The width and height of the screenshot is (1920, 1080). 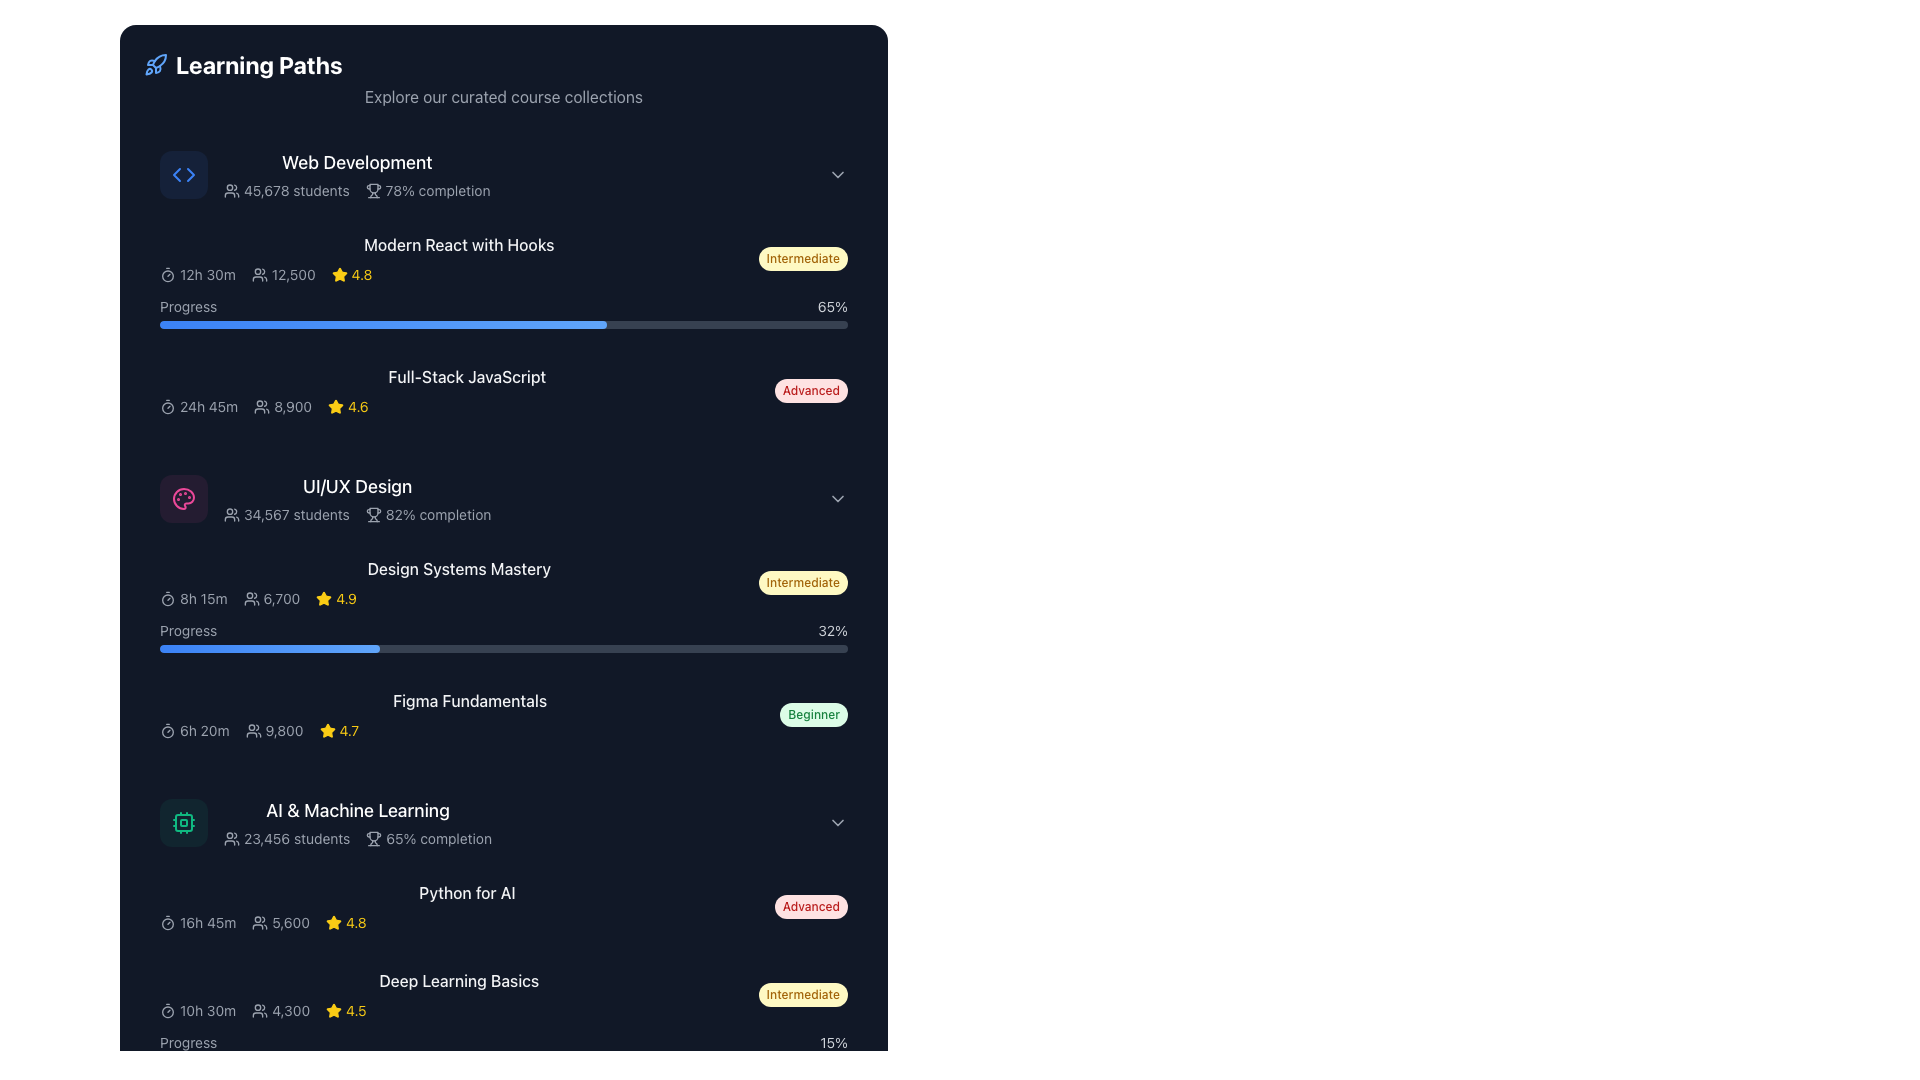 What do you see at coordinates (285, 514) in the screenshot?
I see `the text element displaying '34,567 students' with a user icon, located beneath the 'UI/UX Design' header` at bounding box center [285, 514].